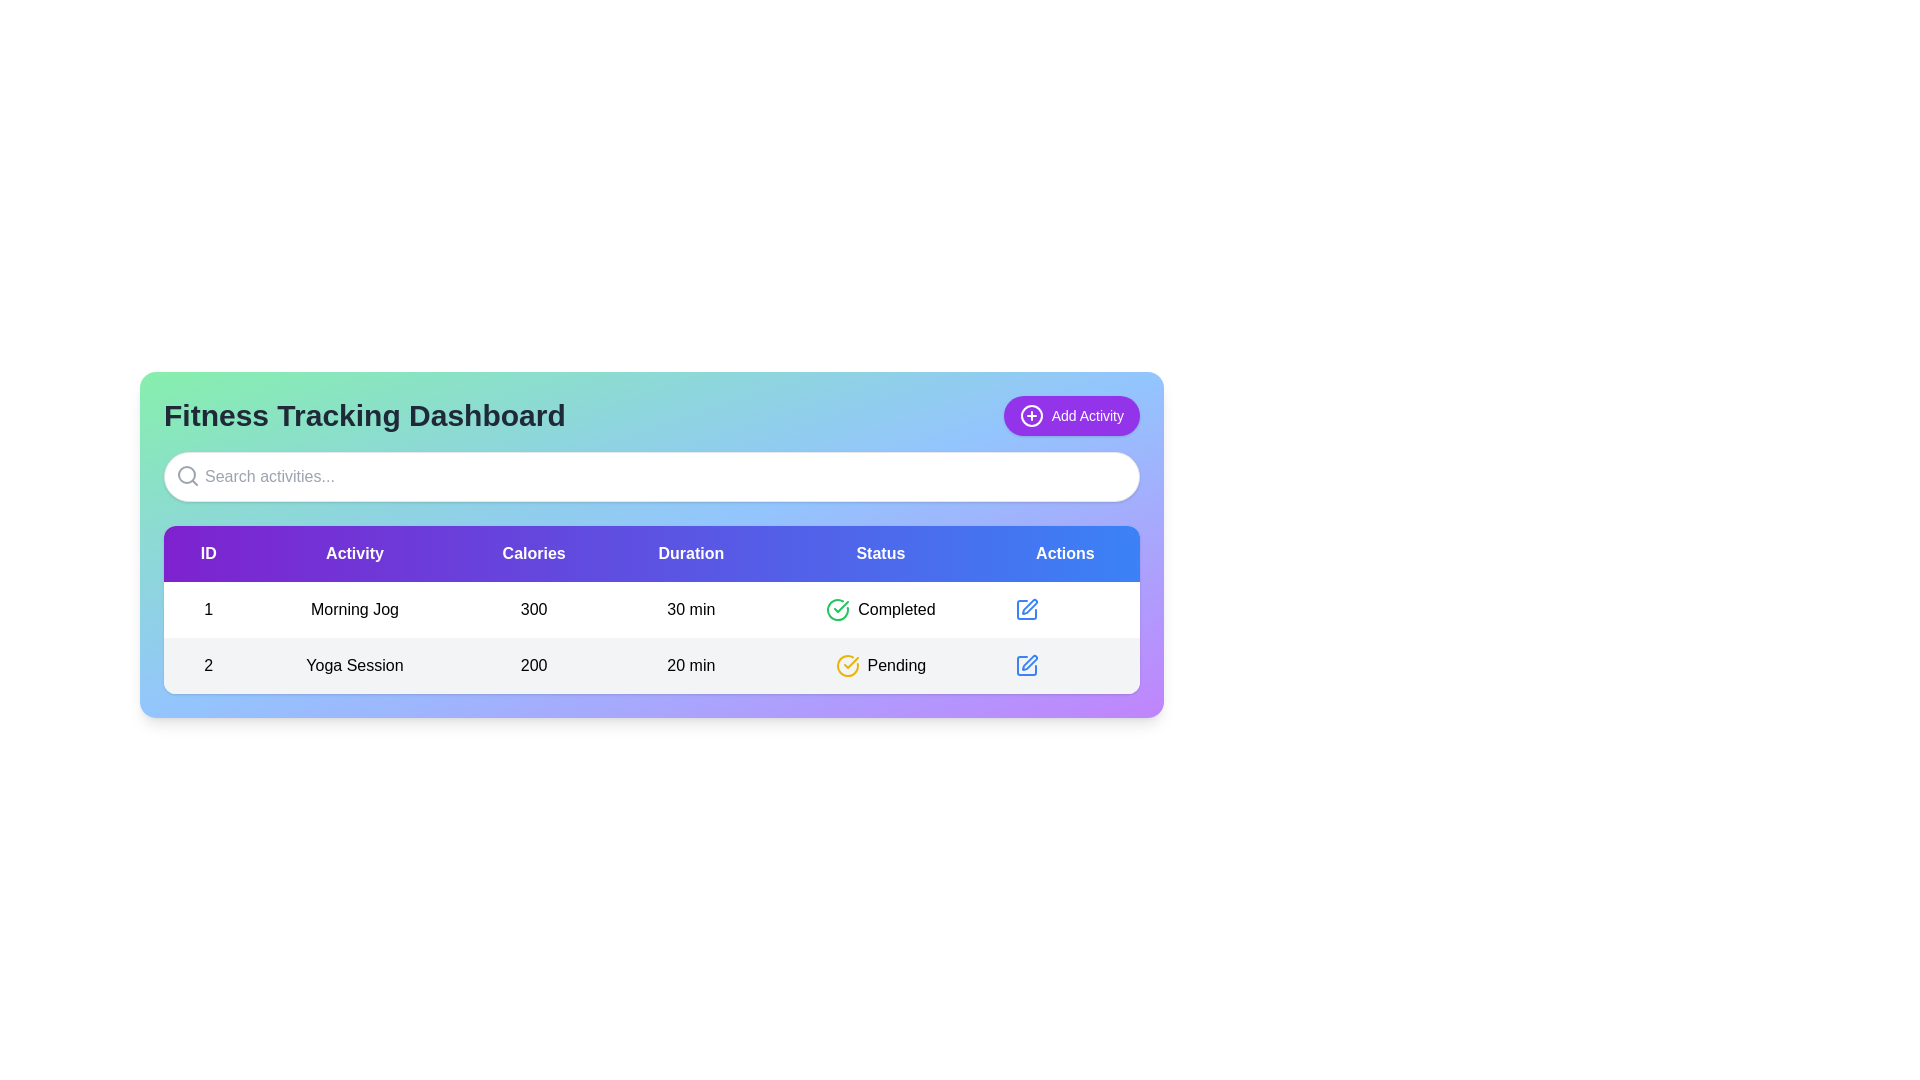 The height and width of the screenshot is (1080, 1920). Describe the element at coordinates (534, 554) in the screenshot. I see `the 'Calories' text label, which is the third label in a series of six within the table header section, displaying the word 'Calories' in white on a purple background` at that location.